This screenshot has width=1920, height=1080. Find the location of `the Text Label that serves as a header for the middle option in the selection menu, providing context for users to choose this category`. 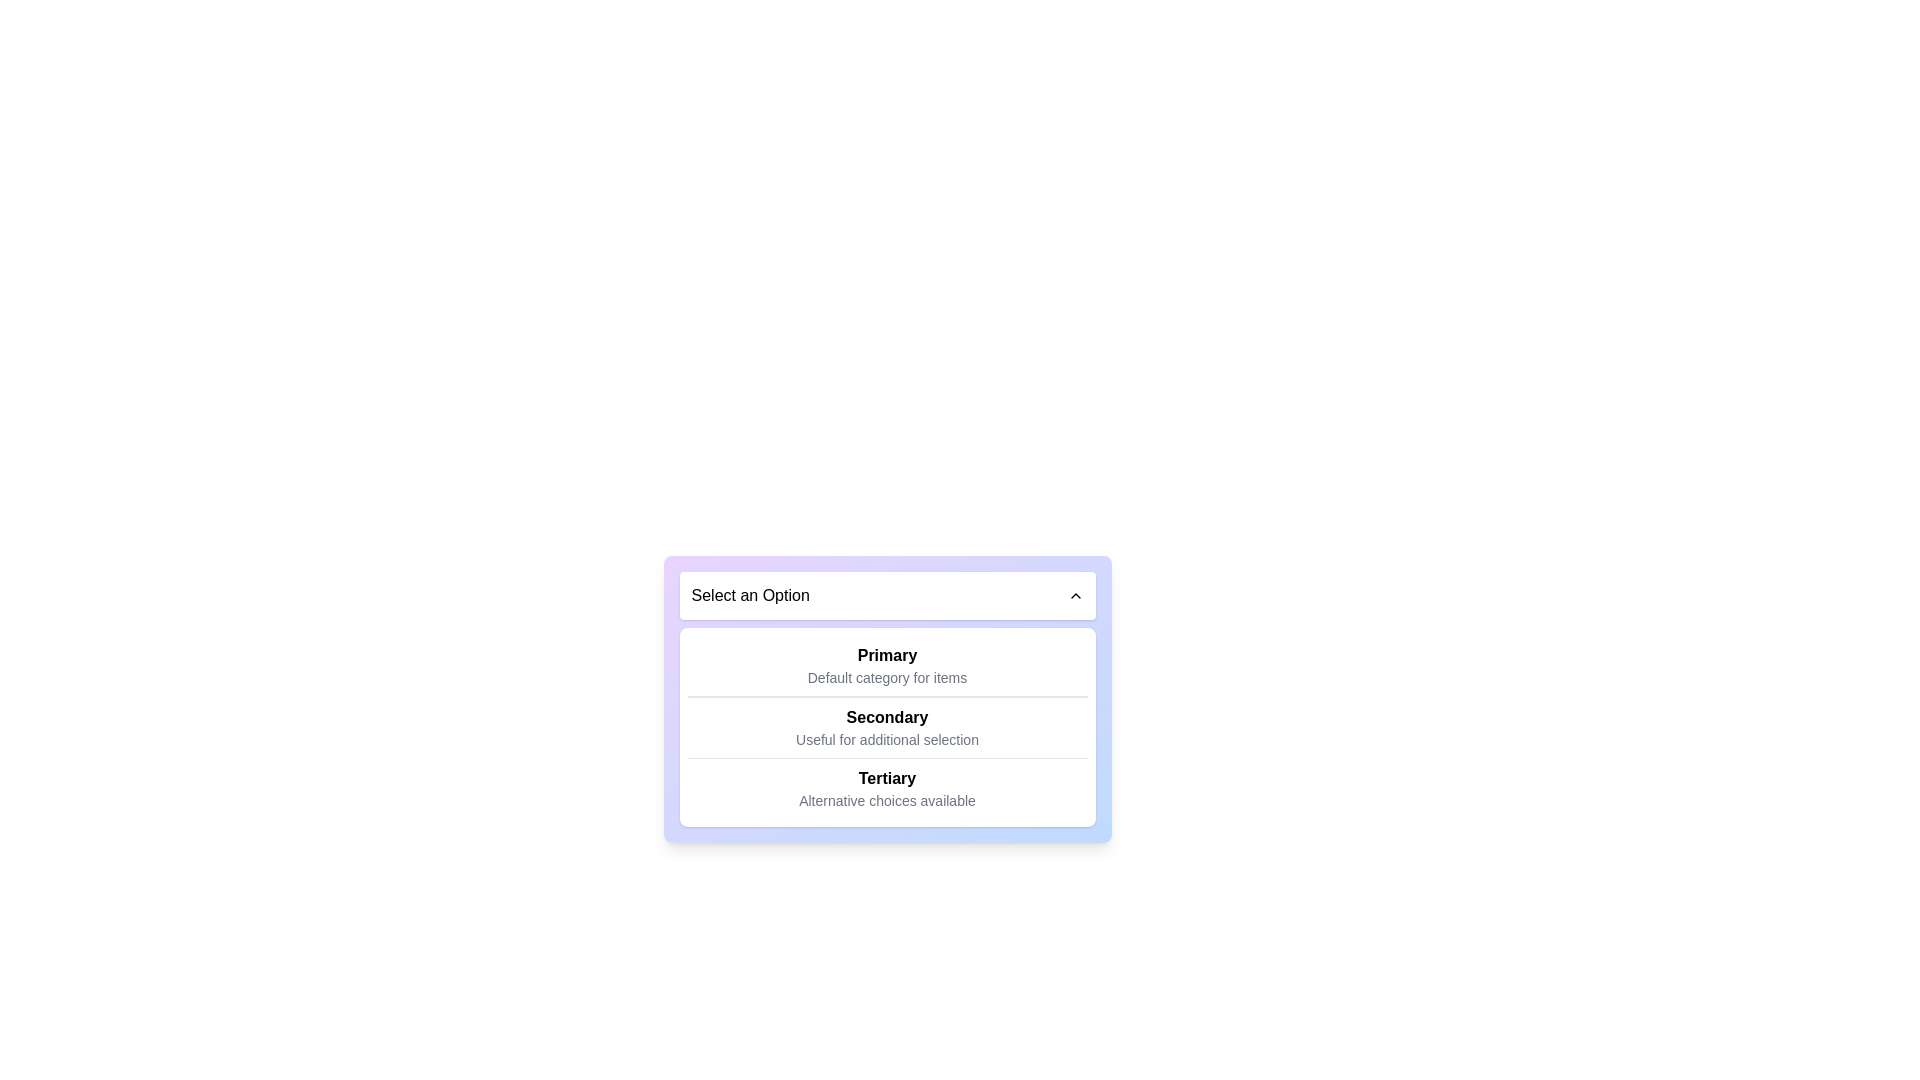

the Text Label that serves as a header for the middle option in the selection menu, providing context for users to choose this category is located at coordinates (886, 716).